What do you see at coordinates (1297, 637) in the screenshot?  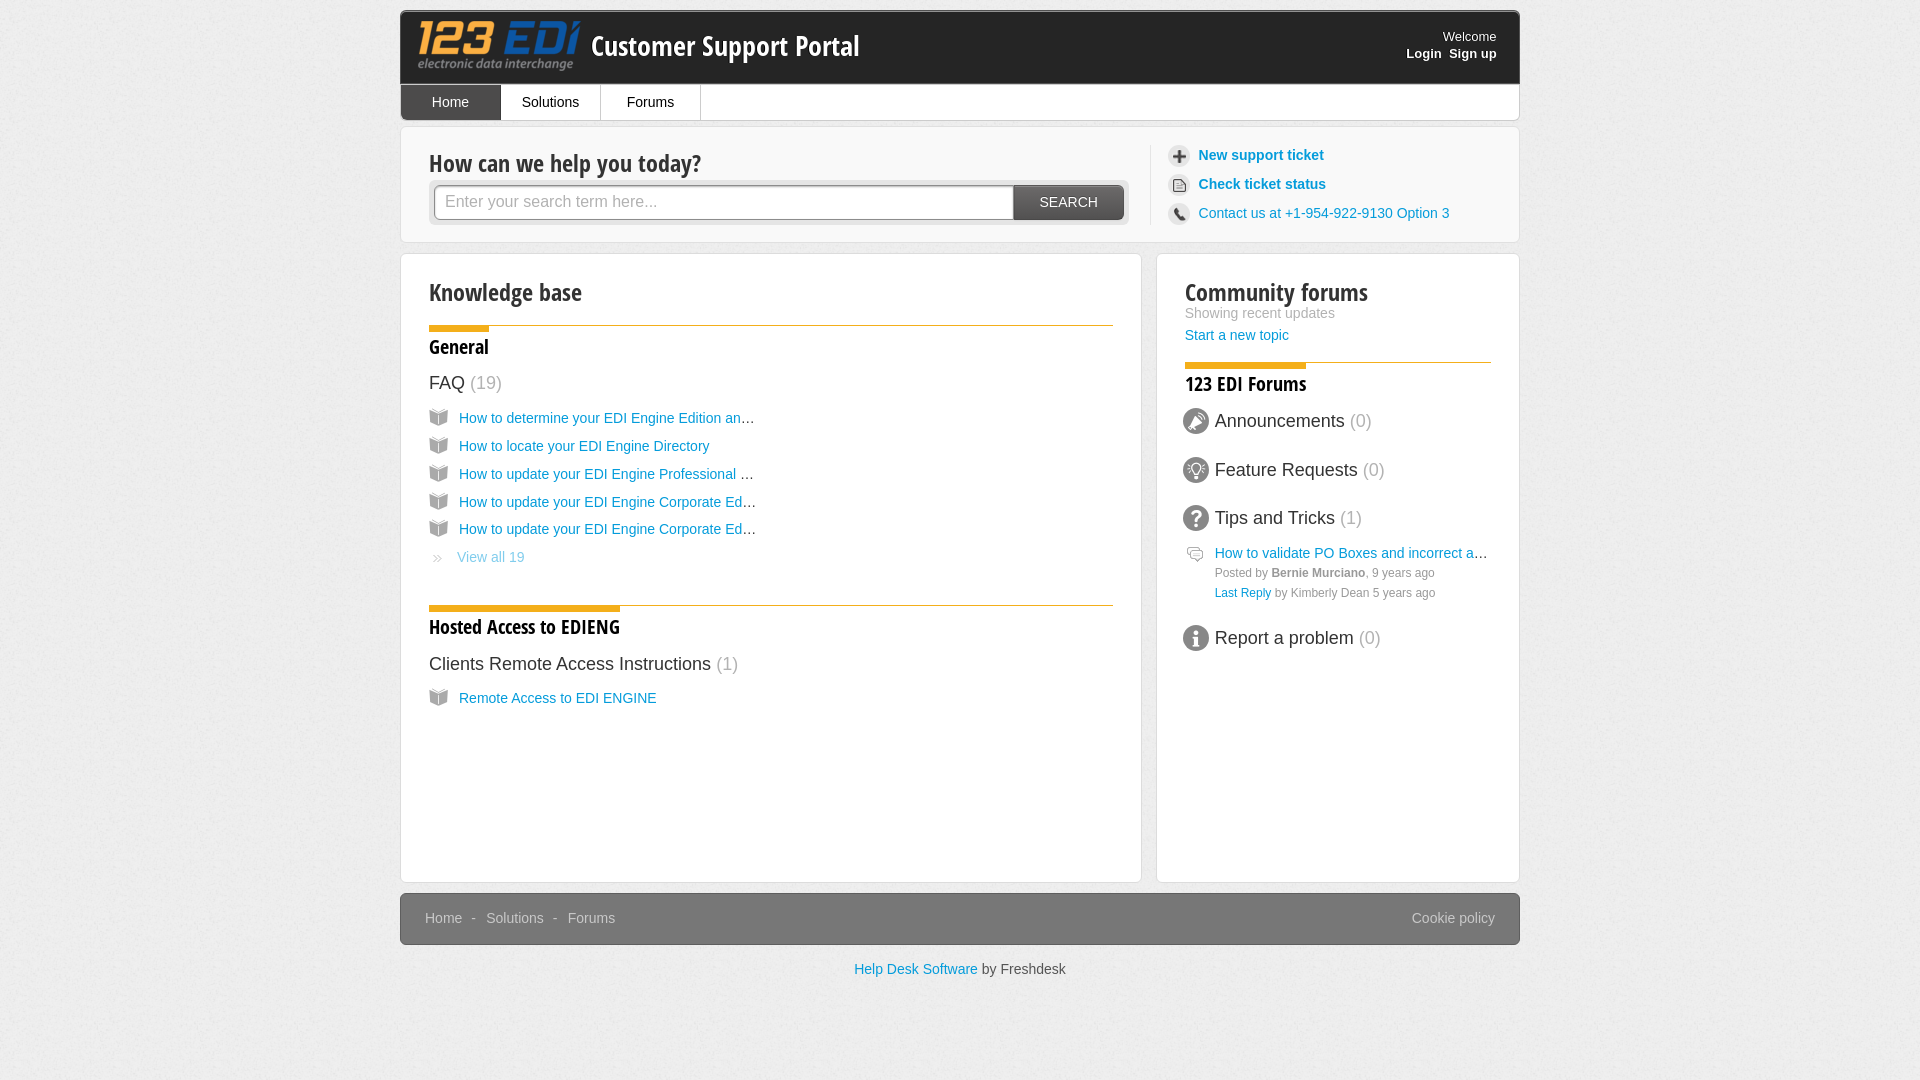 I see `'Report a problem 0'` at bounding box center [1297, 637].